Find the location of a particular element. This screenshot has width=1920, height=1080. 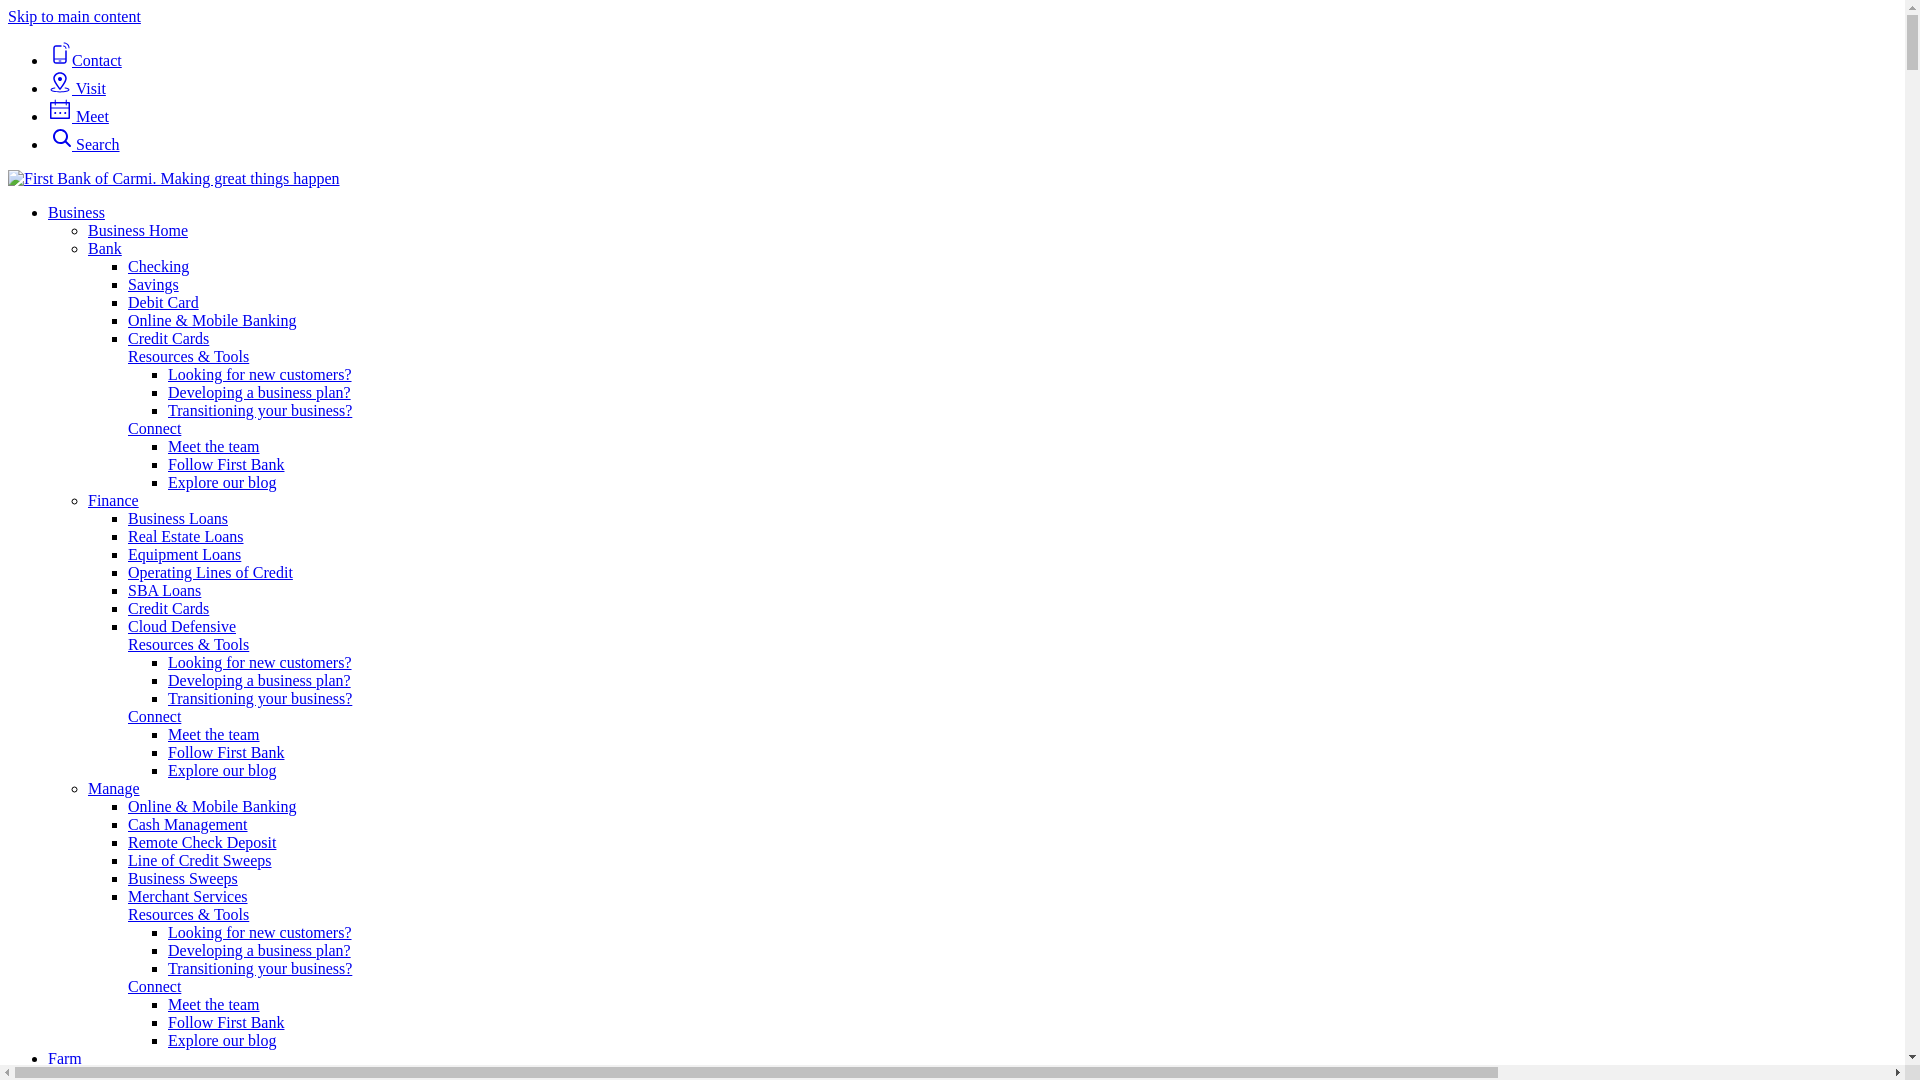

'Remote Check Deposit' is located at coordinates (201, 842).